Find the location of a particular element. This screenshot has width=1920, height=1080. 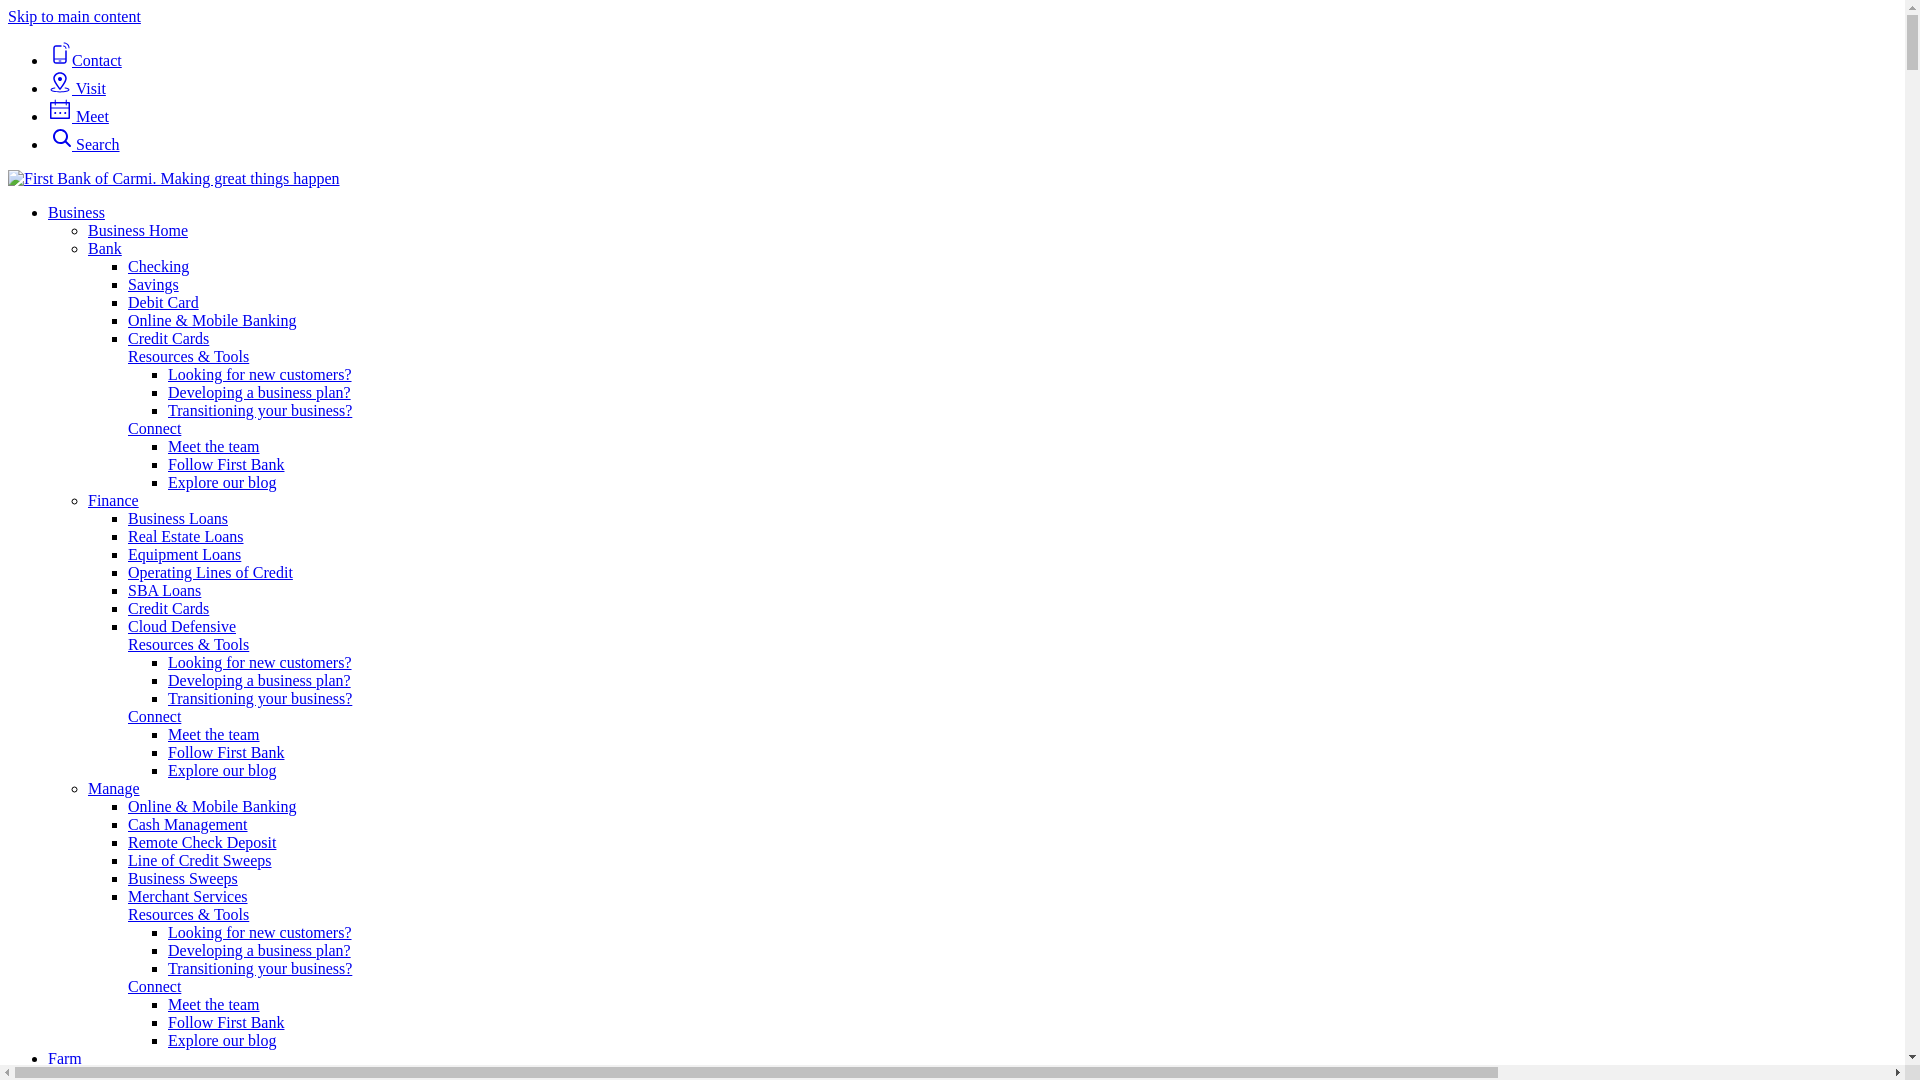

'Remote Check Deposit' is located at coordinates (201, 842).